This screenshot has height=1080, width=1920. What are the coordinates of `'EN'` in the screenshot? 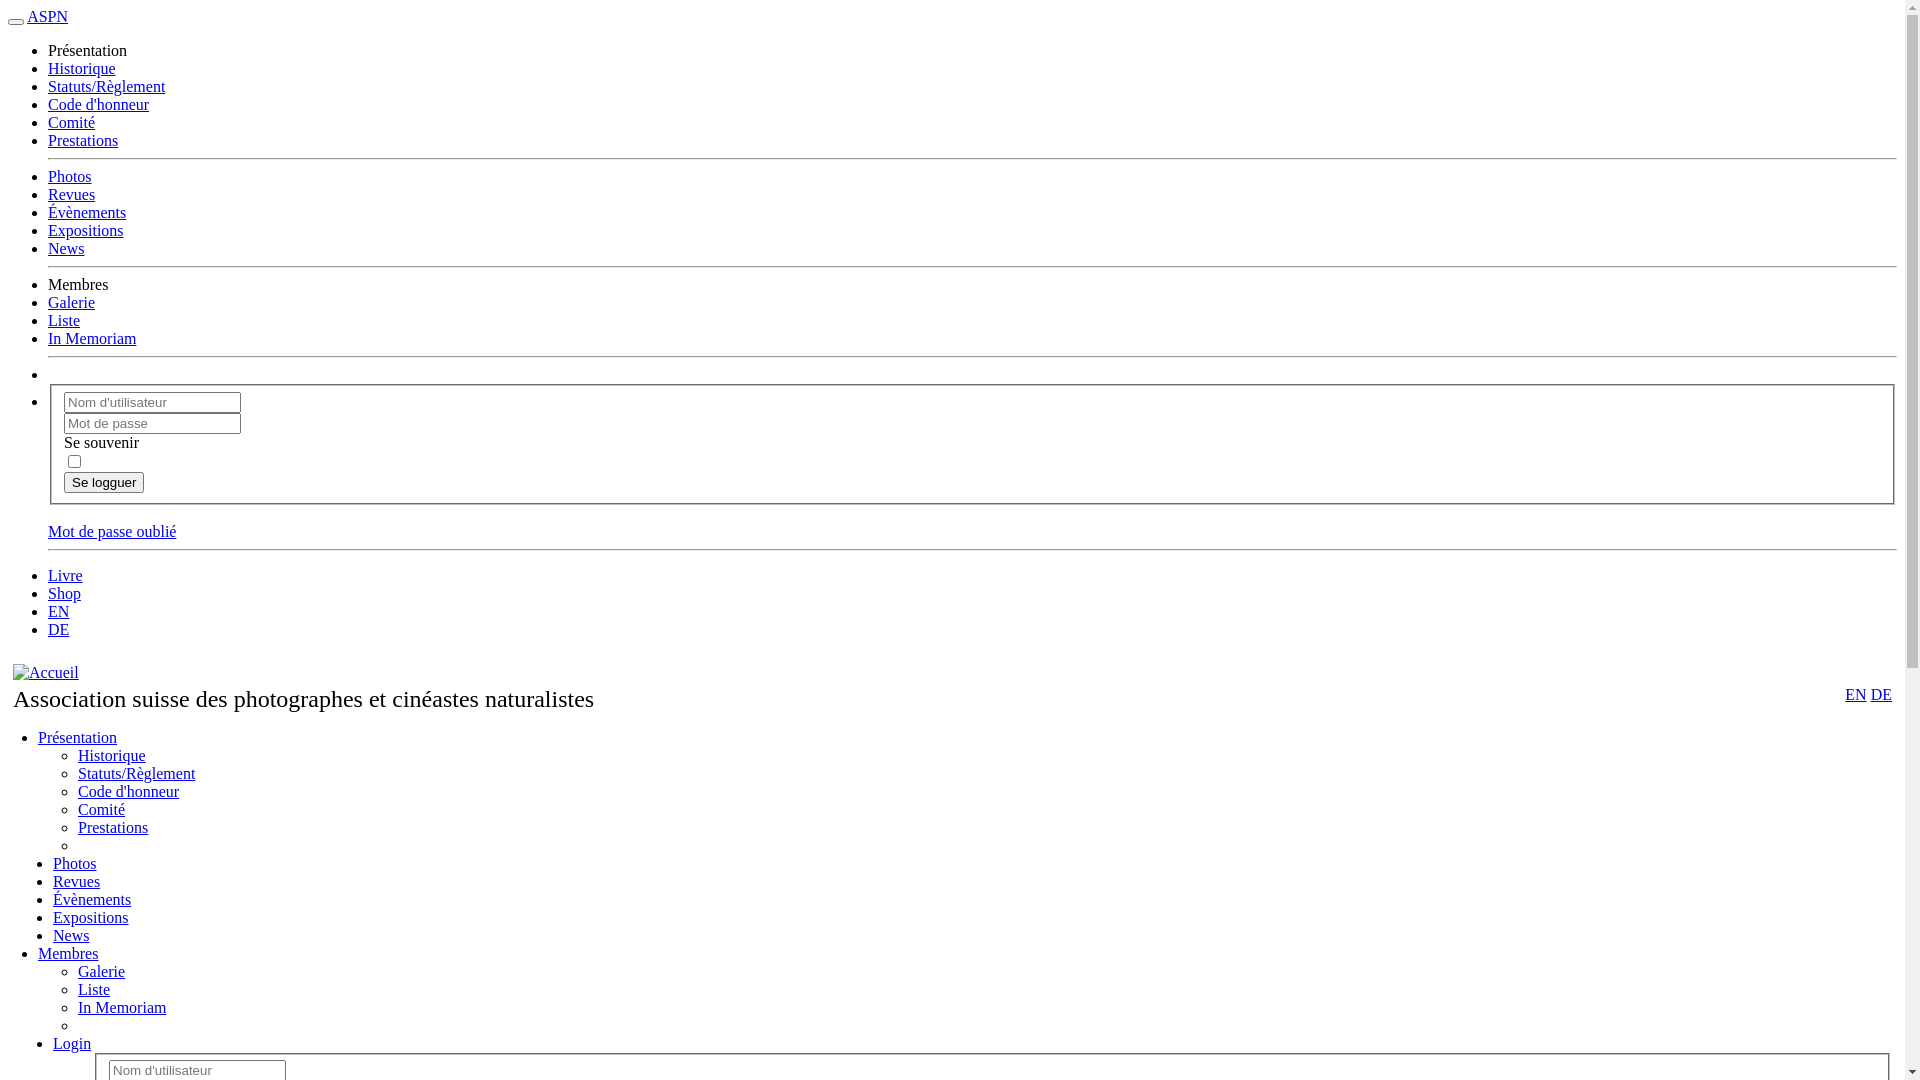 It's located at (1843, 693).